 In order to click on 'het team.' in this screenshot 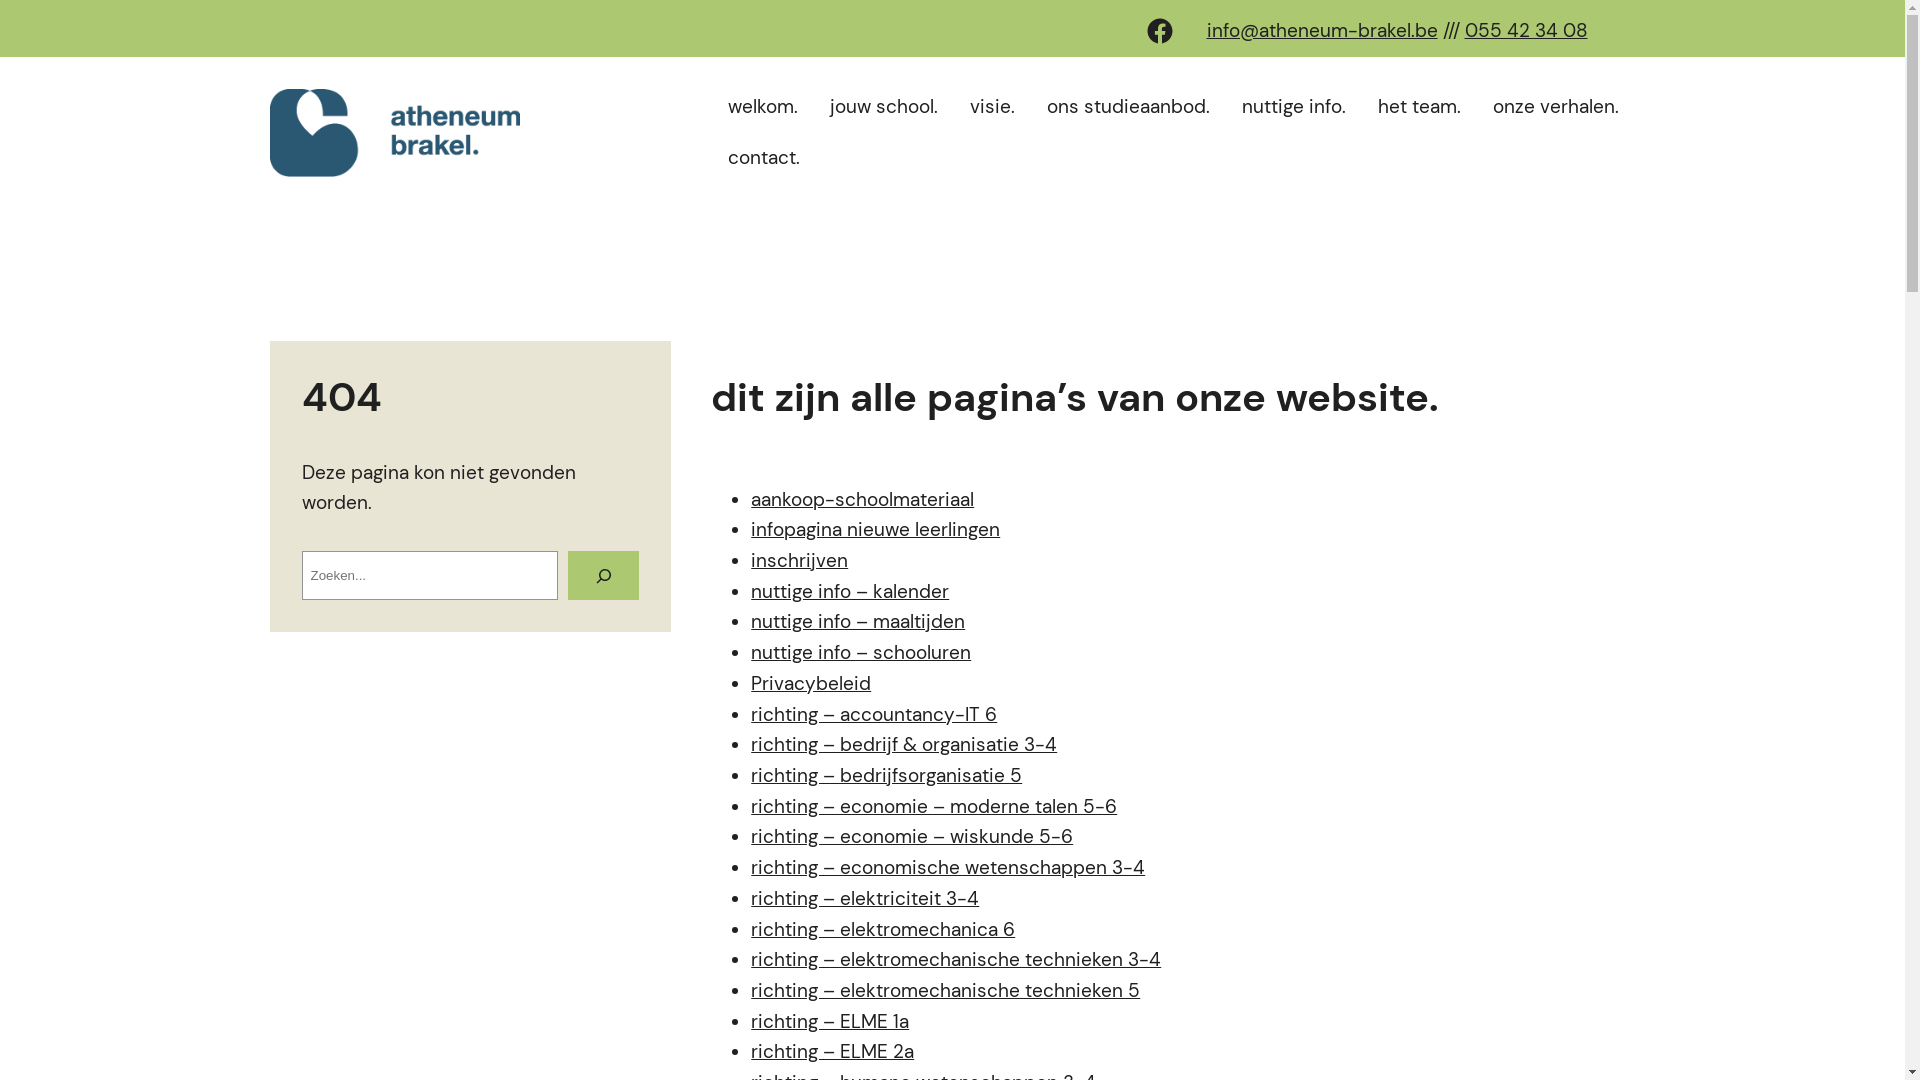, I will do `click(1418, 107)`.